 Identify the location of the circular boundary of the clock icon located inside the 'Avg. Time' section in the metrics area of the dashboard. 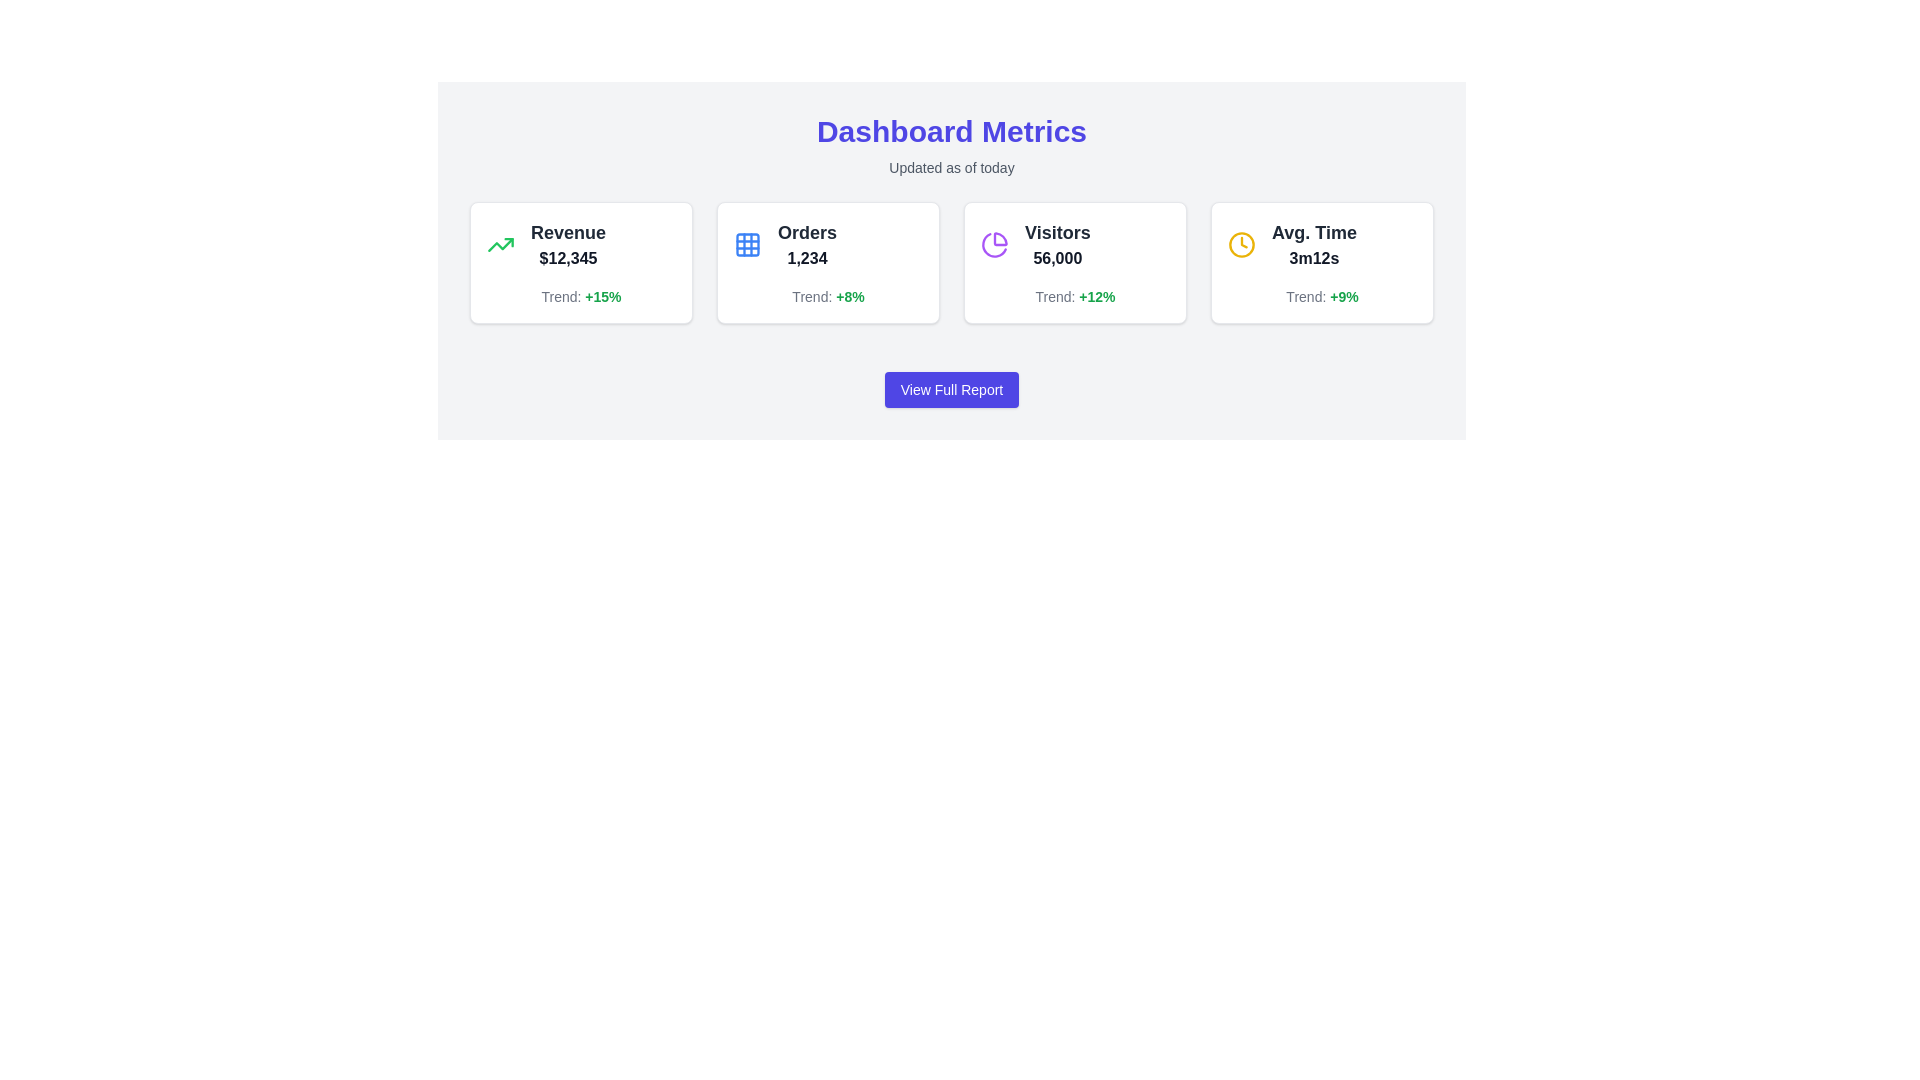
(1241, 242).